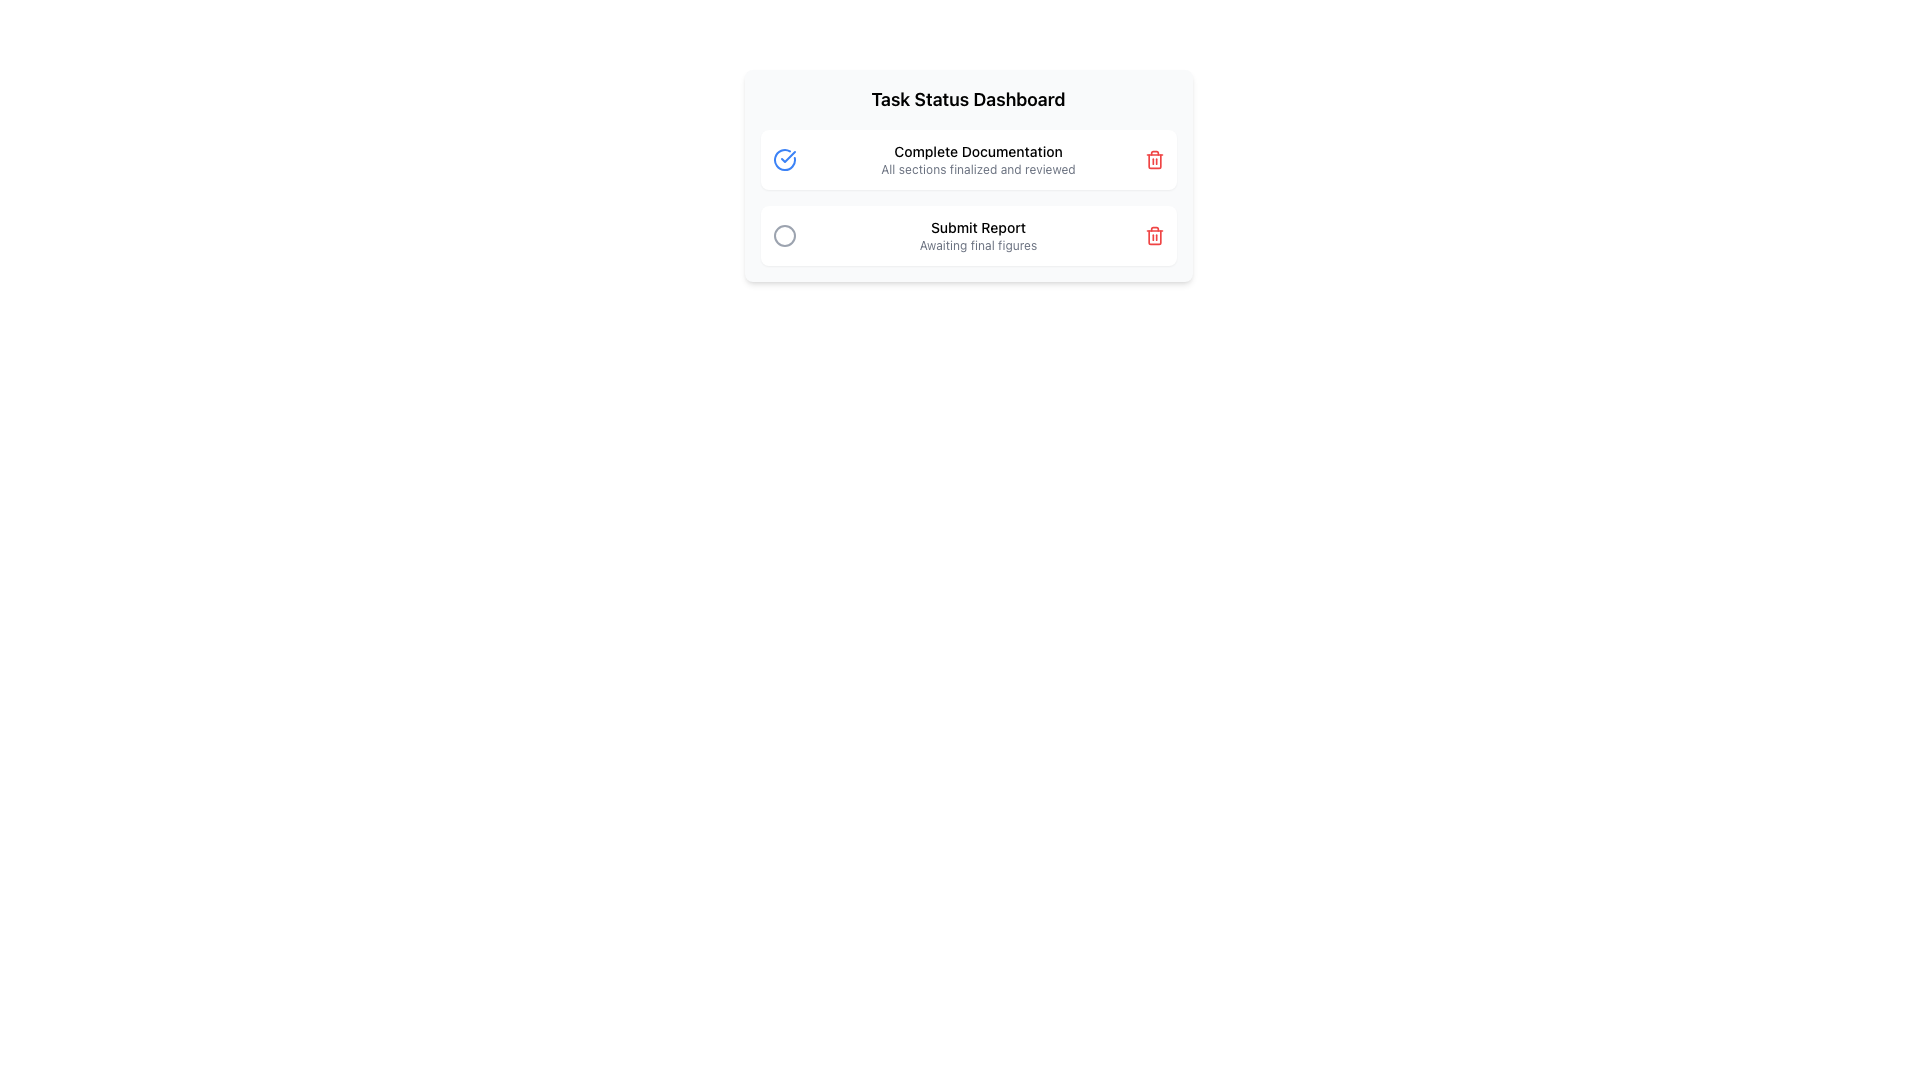  Describe the element at coordinates (783, 234) in the screenshot. I see `circular gray icon located to the left of the 'Submit Report' text in the second task item row of the dashboard` at that location.